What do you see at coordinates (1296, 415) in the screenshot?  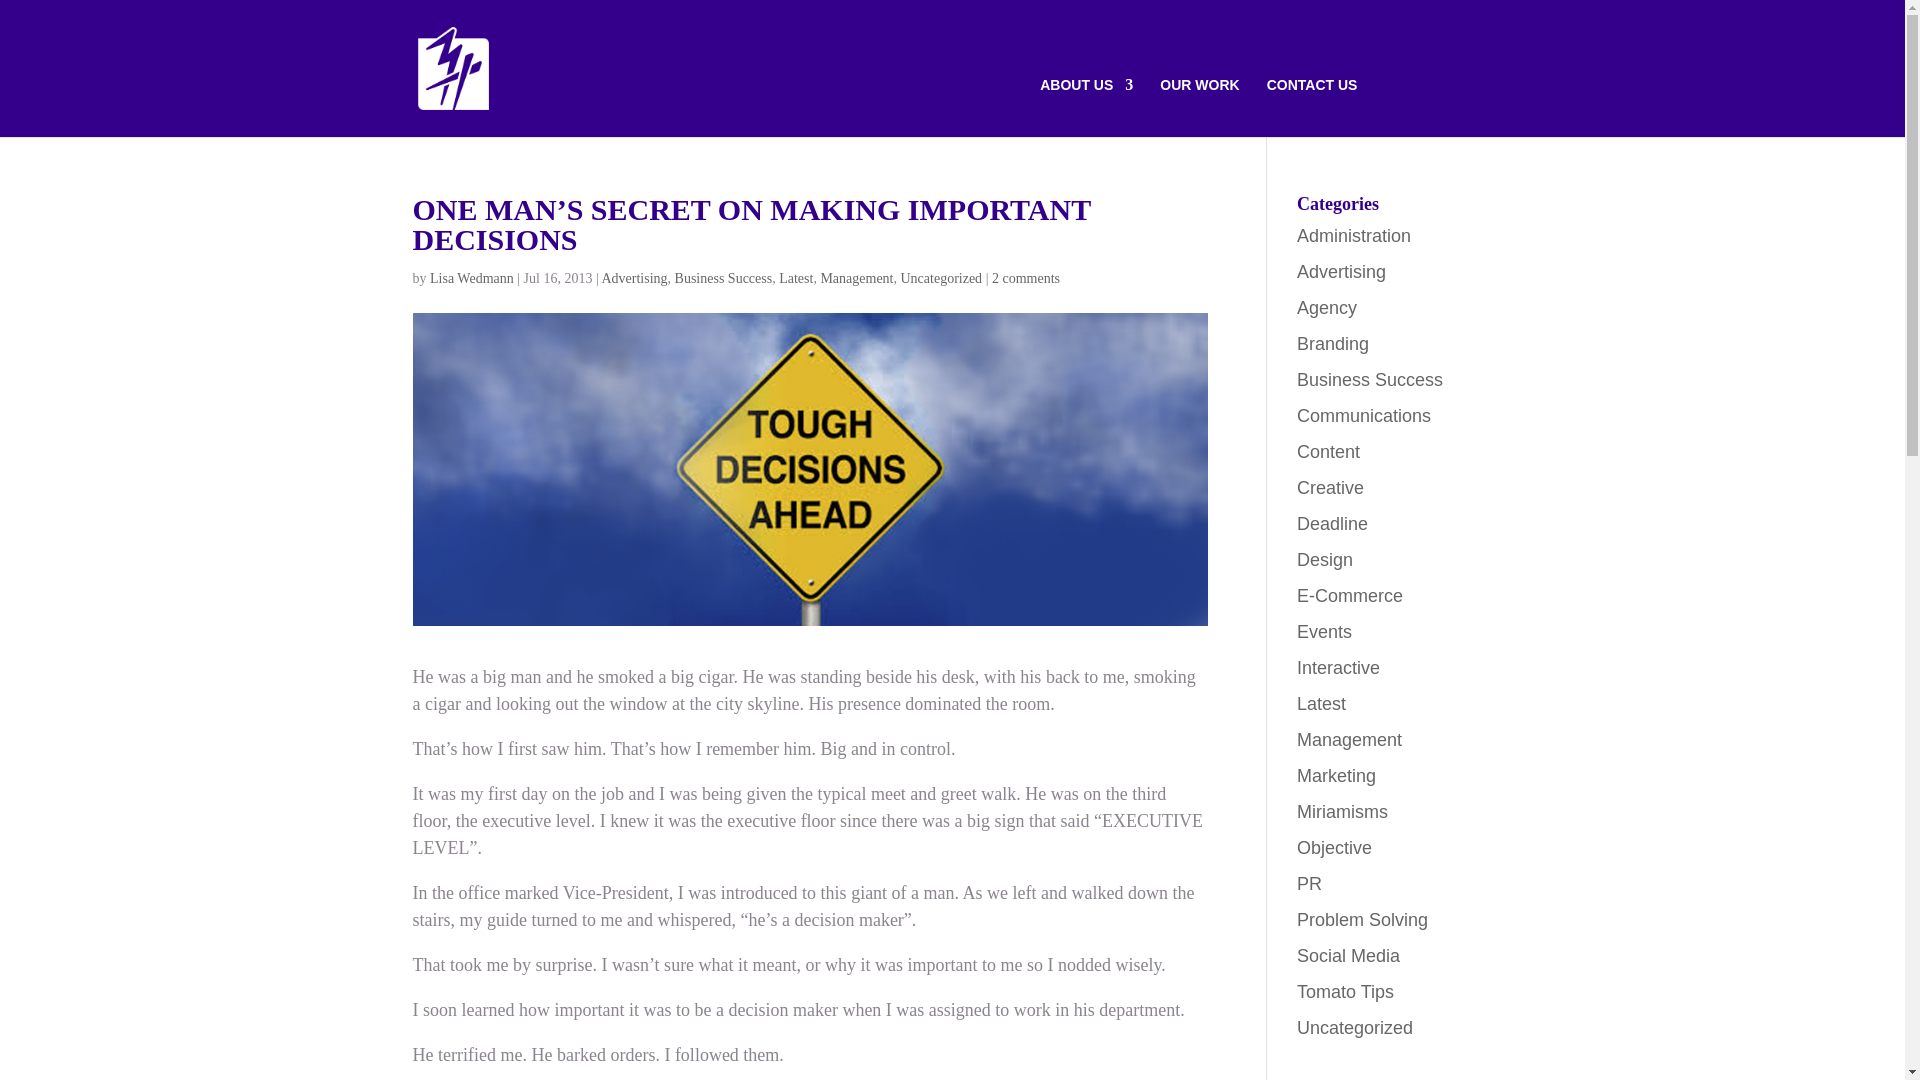 I see `'Communications'` at bounding box center [1296, 415].